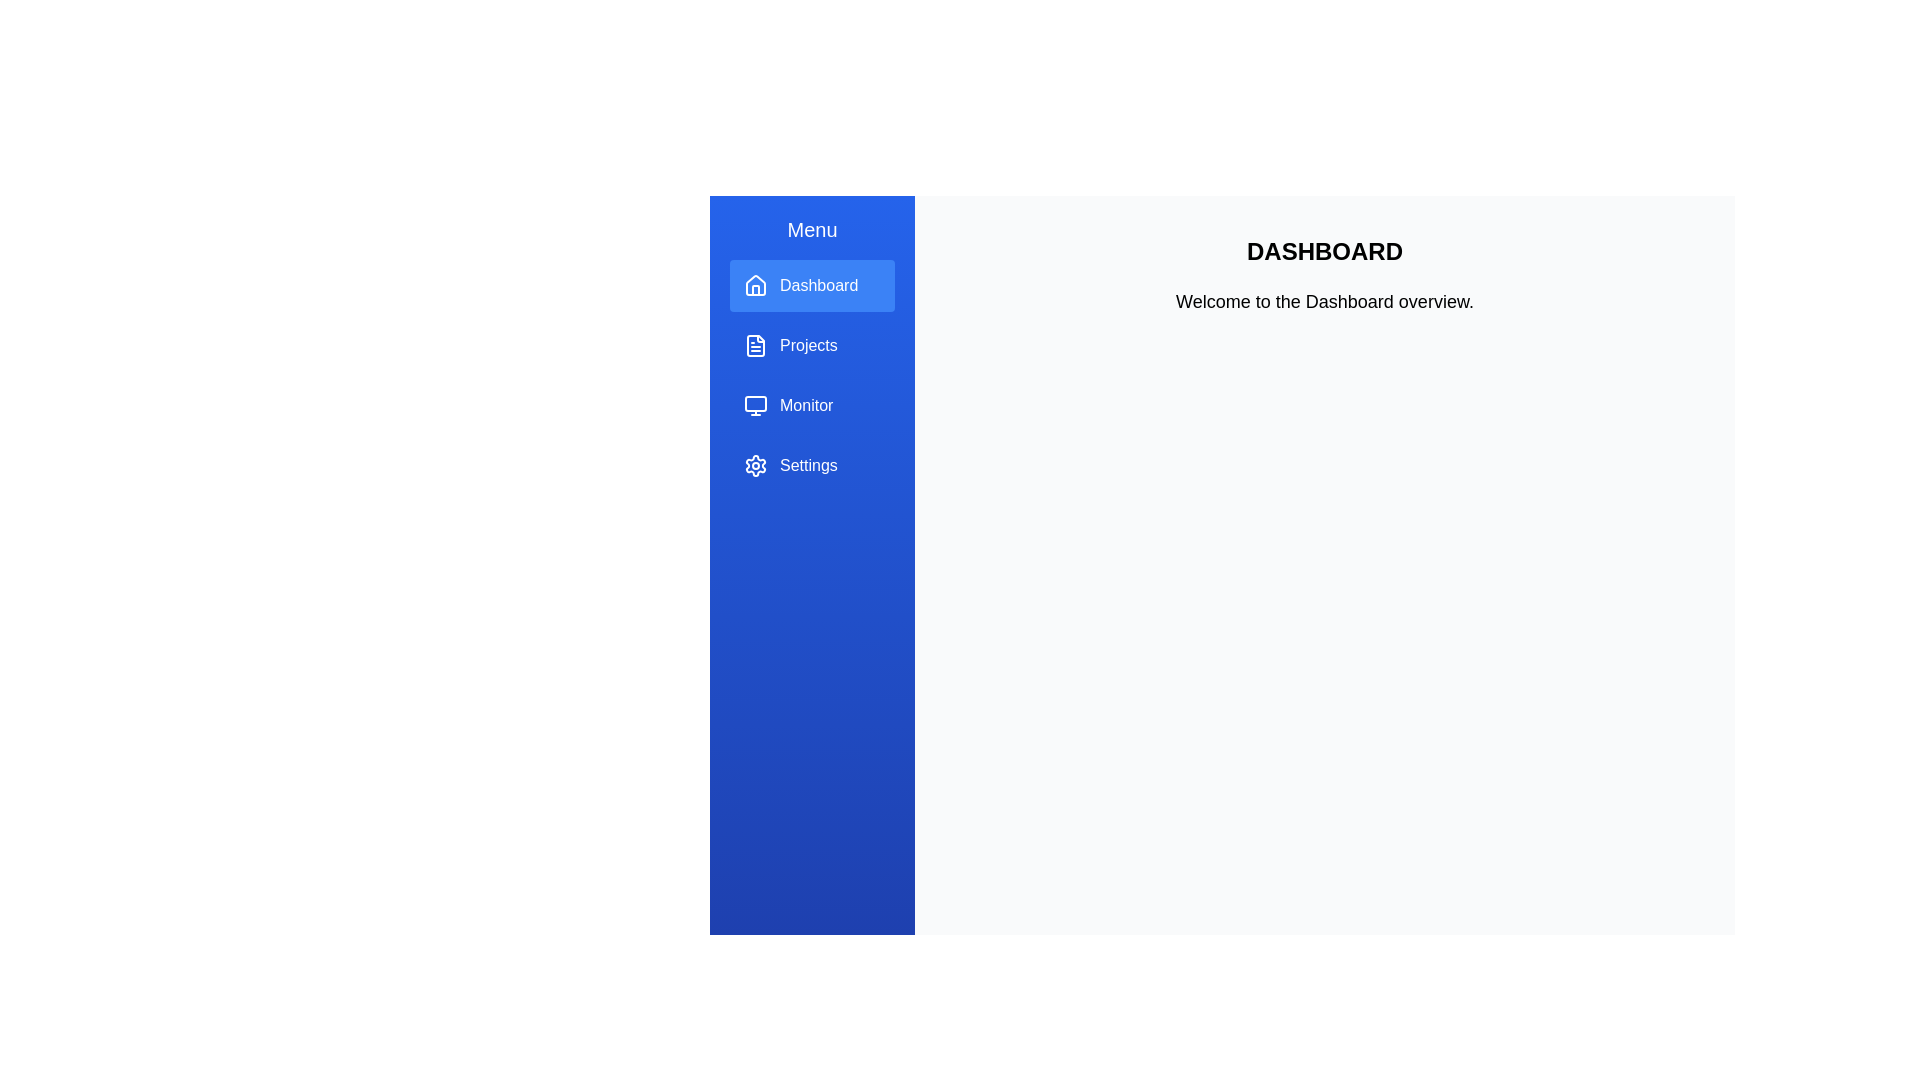  What do you see at coordinates (754, 285) in the screenshot?
I see `the house icon in the left navigation panel` at bounding box center [754, 285].